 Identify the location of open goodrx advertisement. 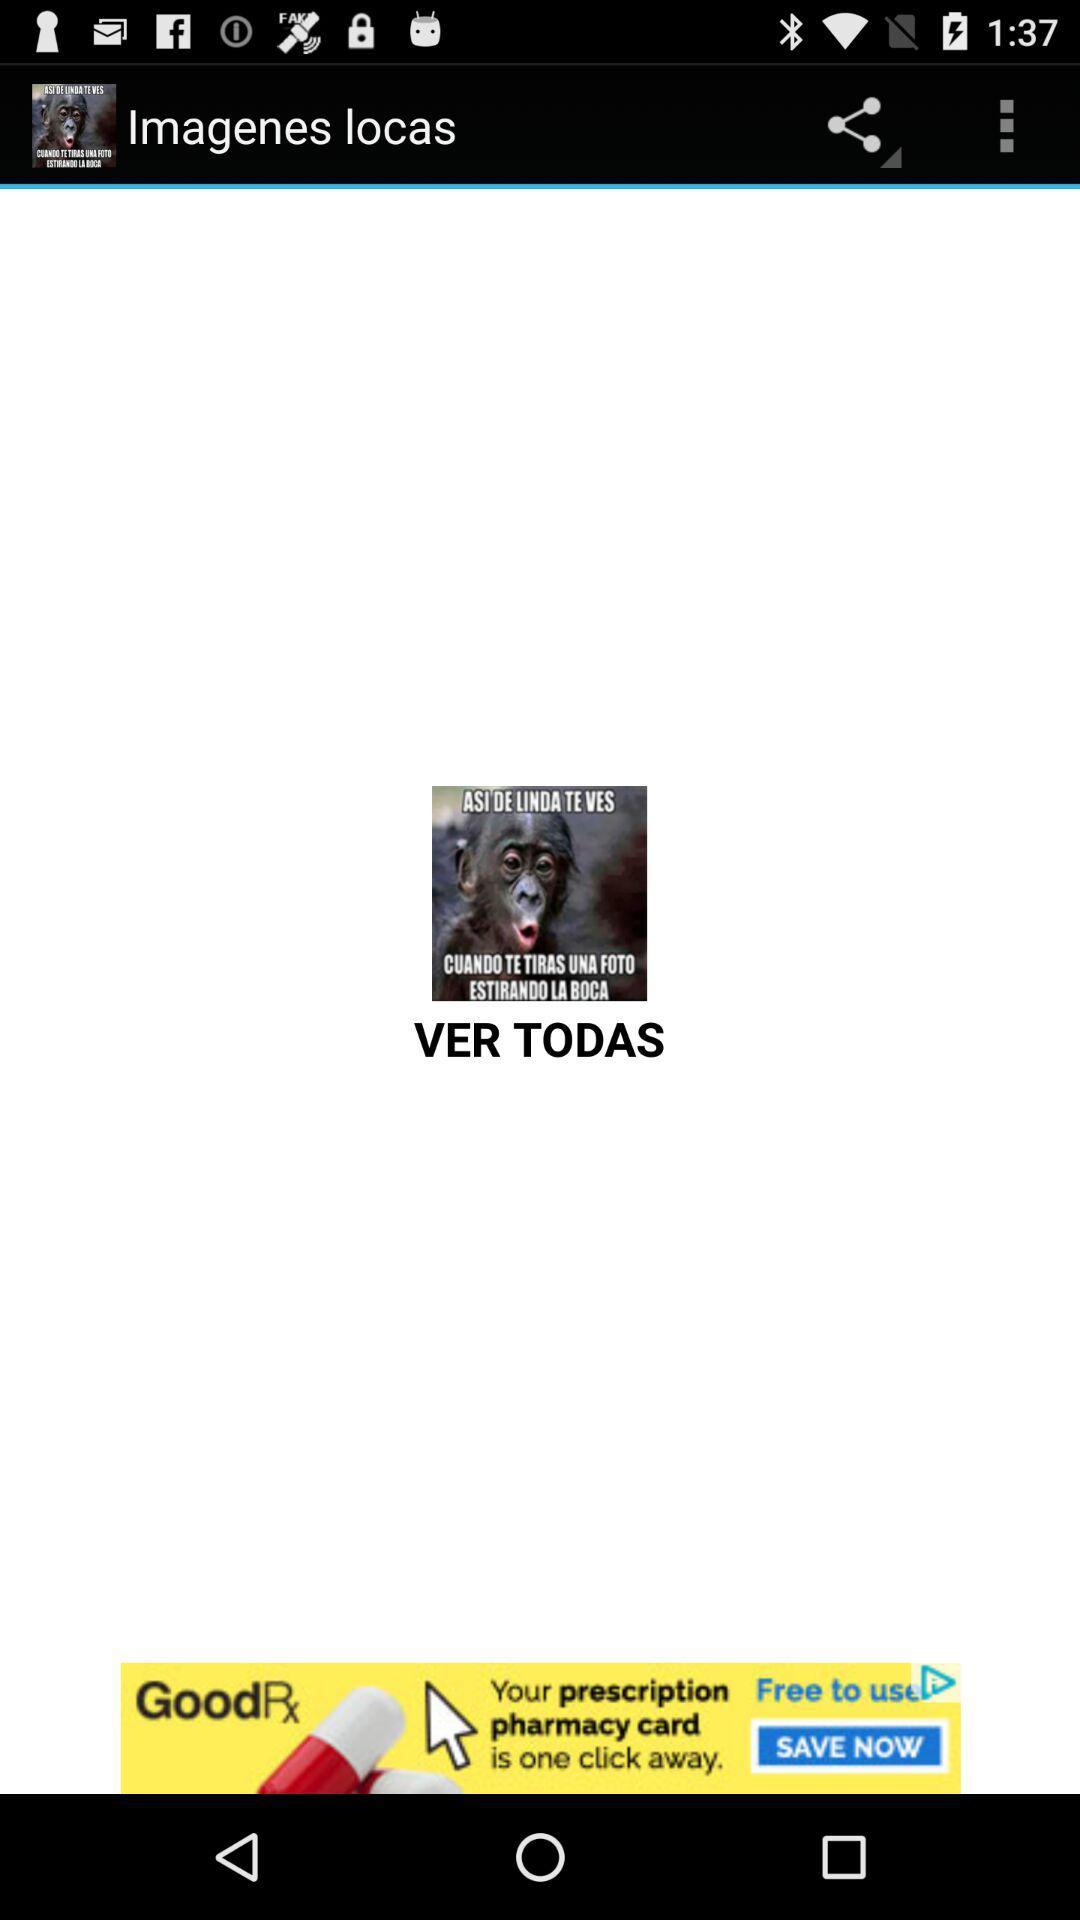
(540, 1727).